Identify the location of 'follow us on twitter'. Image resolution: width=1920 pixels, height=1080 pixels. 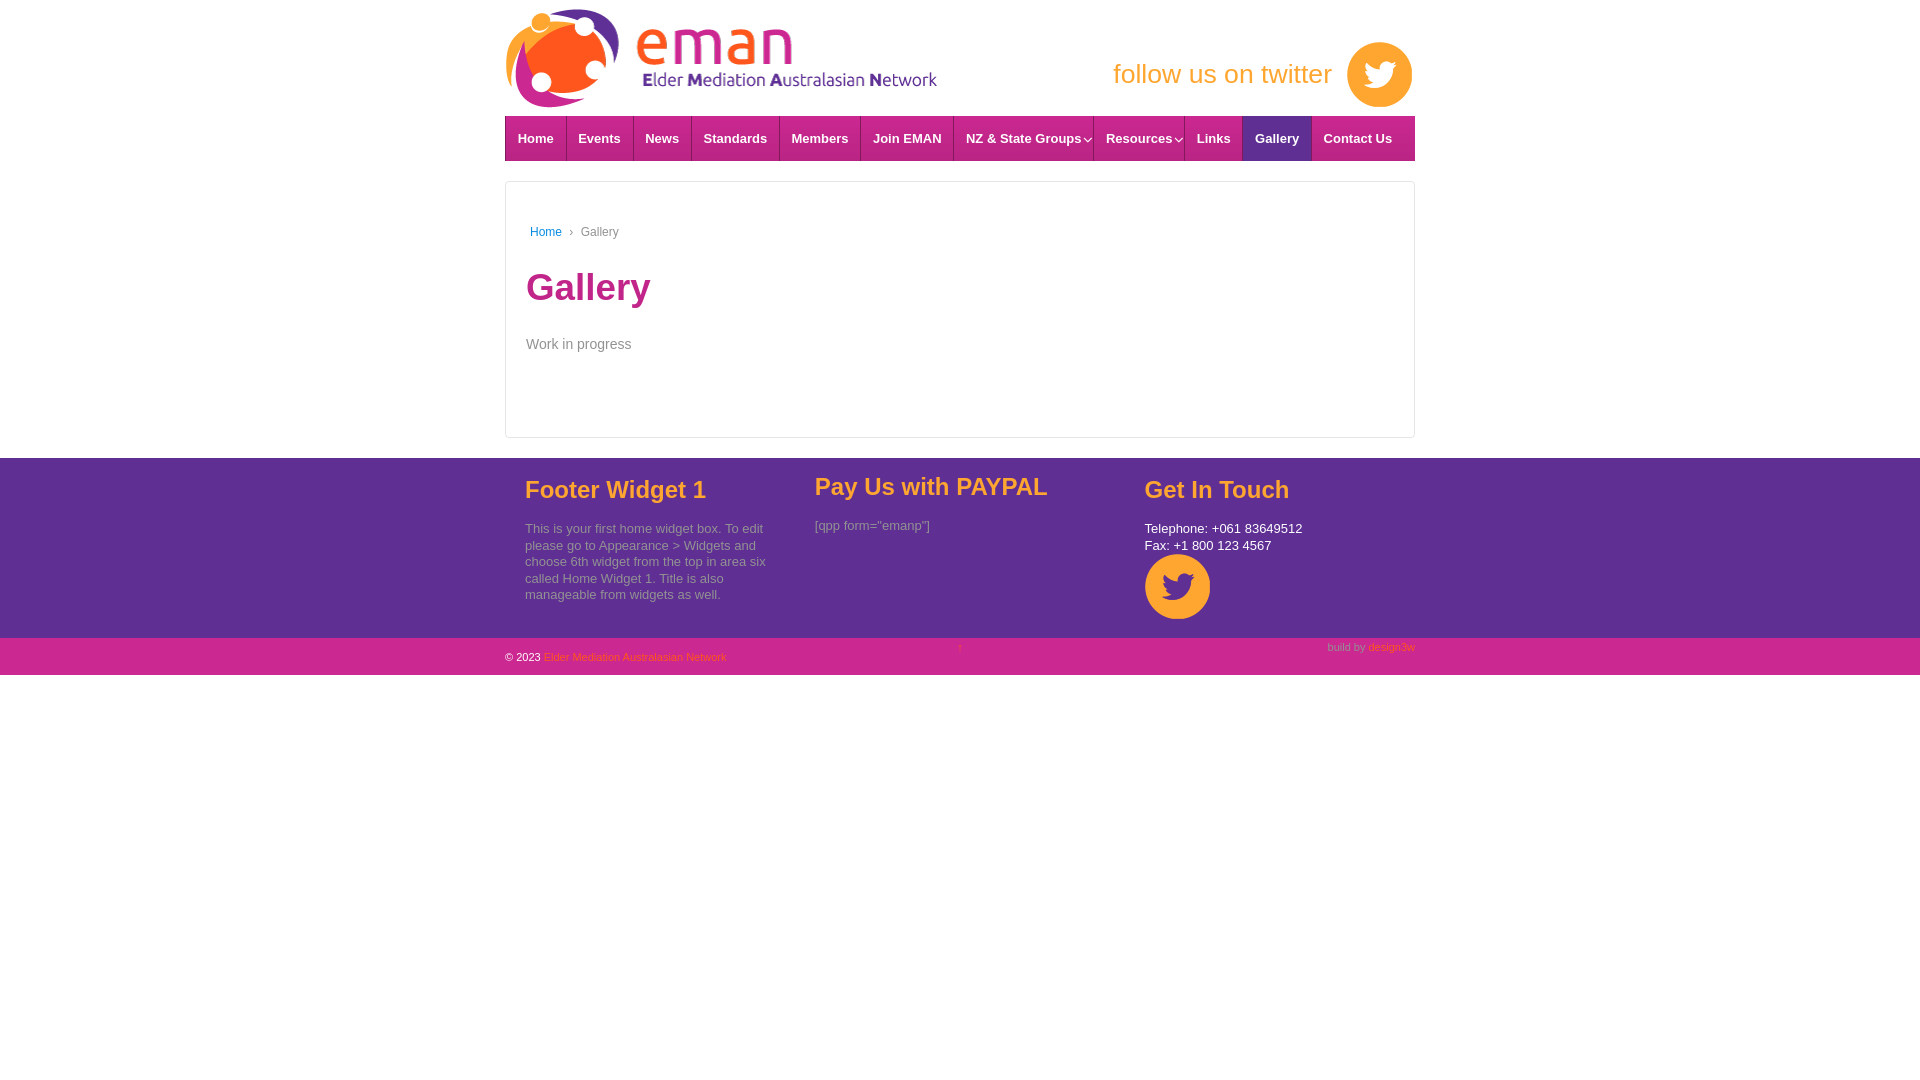
(1177, 585).